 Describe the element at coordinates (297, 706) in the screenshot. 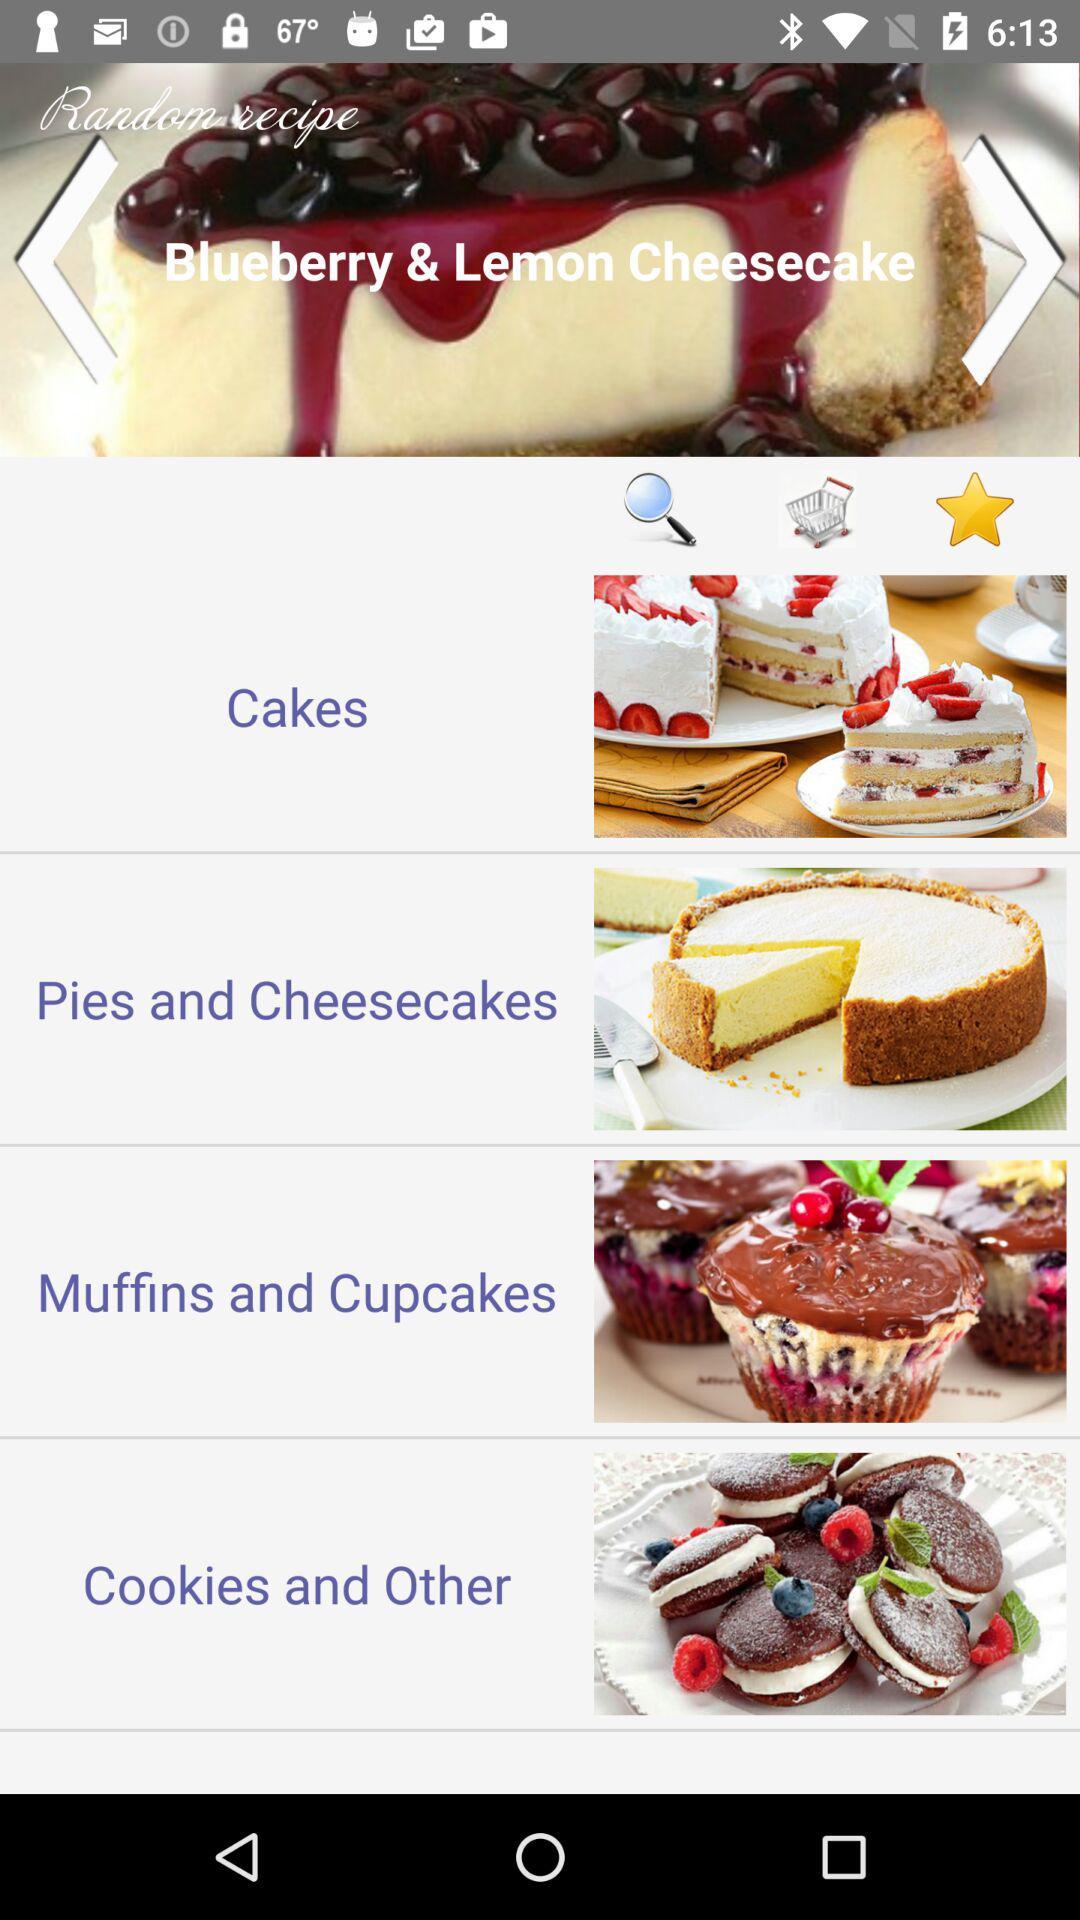

I see `the cakes item` at that location.